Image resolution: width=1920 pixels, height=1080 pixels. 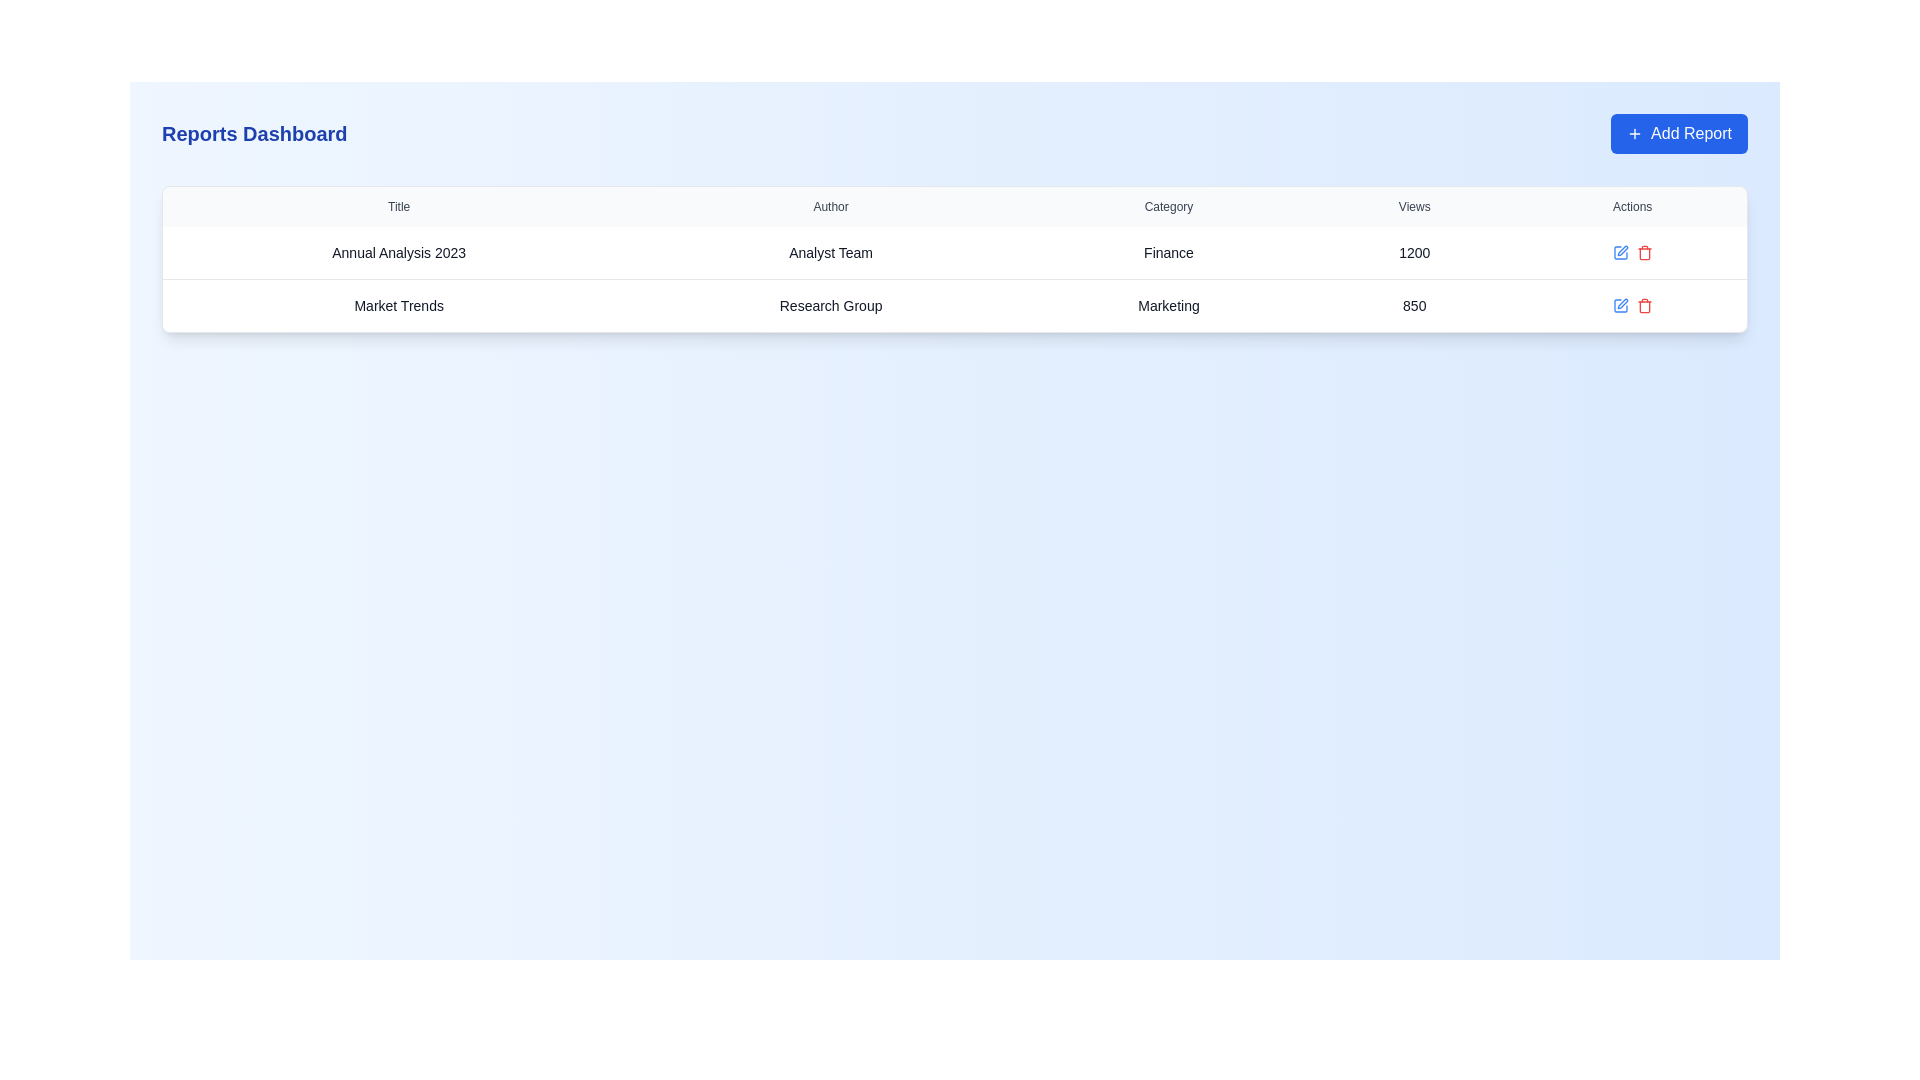 What do you see at coordinates (1168, 305) in the screenshot?
I see `text of the 'Marketing' label located in the 'Category' column of the second row of the table, styled in a small-sized gray font` at bounding box center [1168, 305].